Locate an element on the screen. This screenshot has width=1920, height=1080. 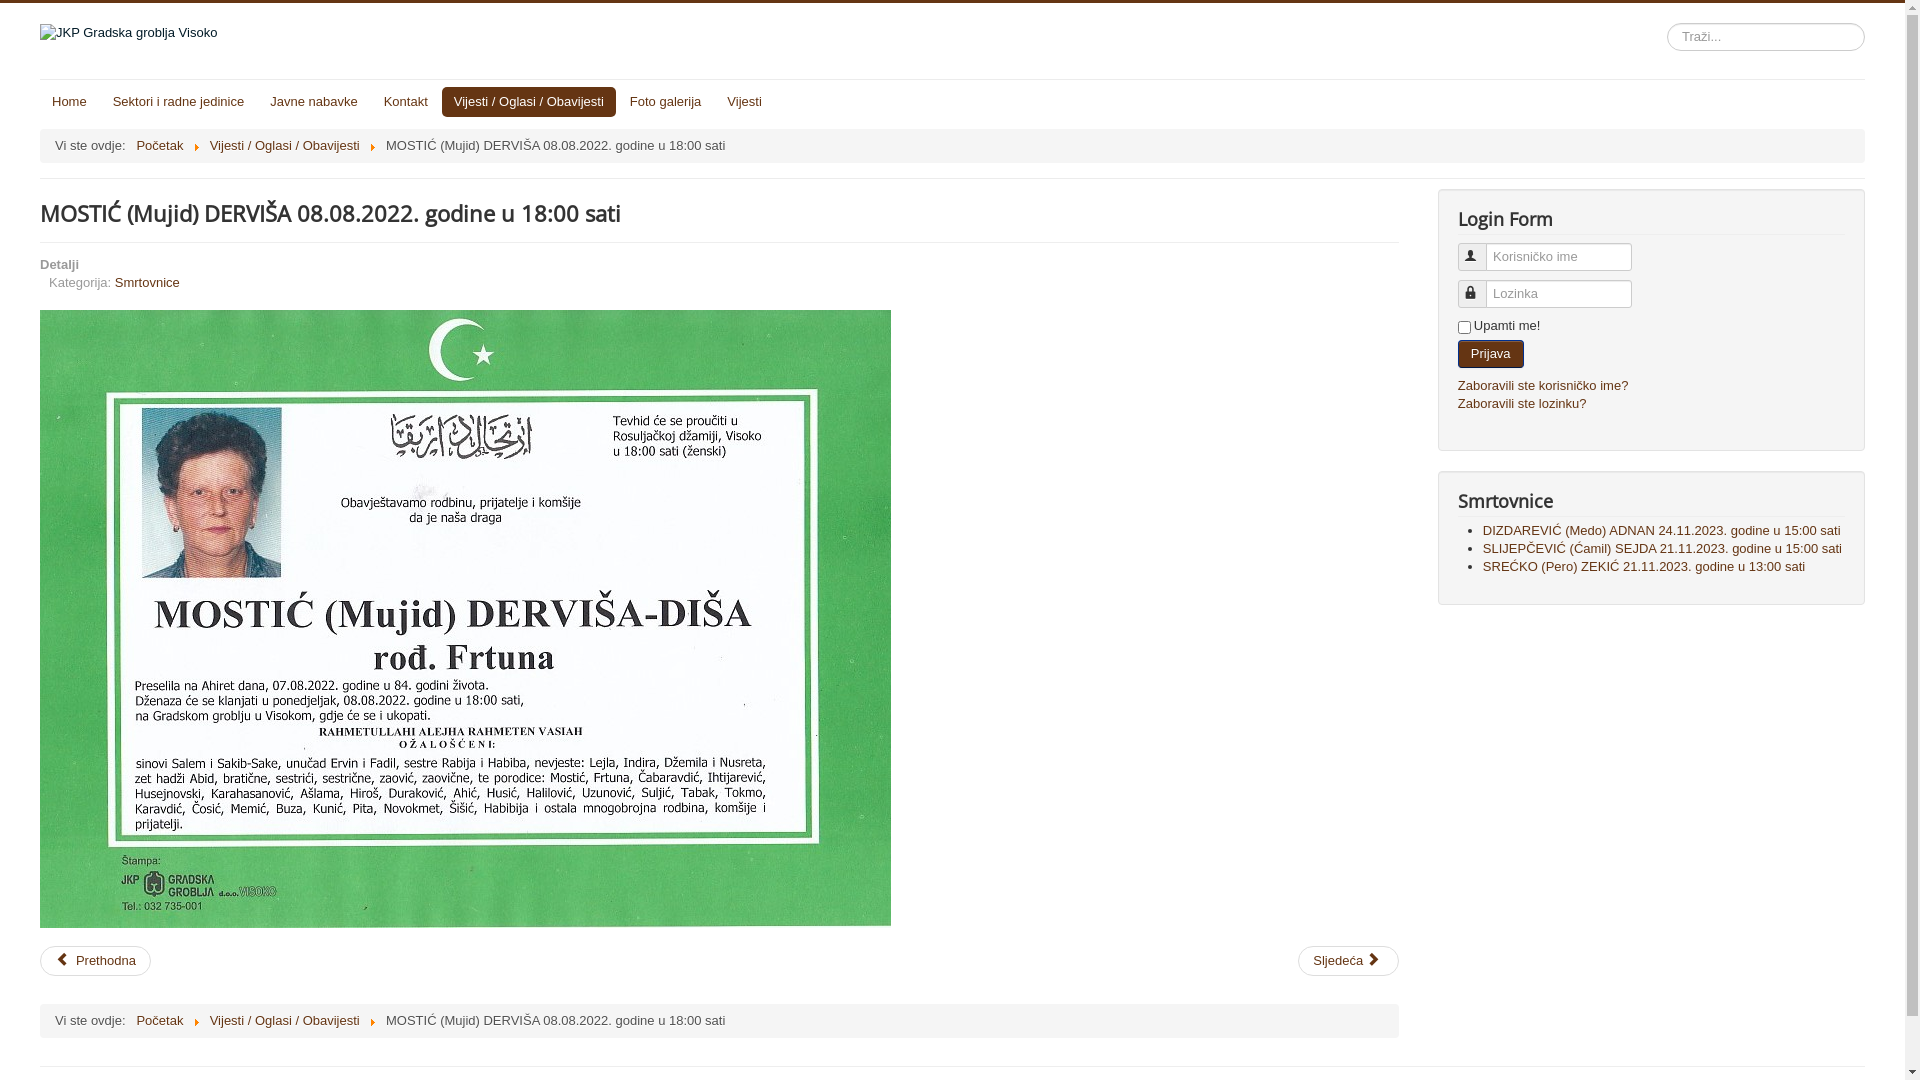
'Foto galerija' is located at coordinates (666, 101).